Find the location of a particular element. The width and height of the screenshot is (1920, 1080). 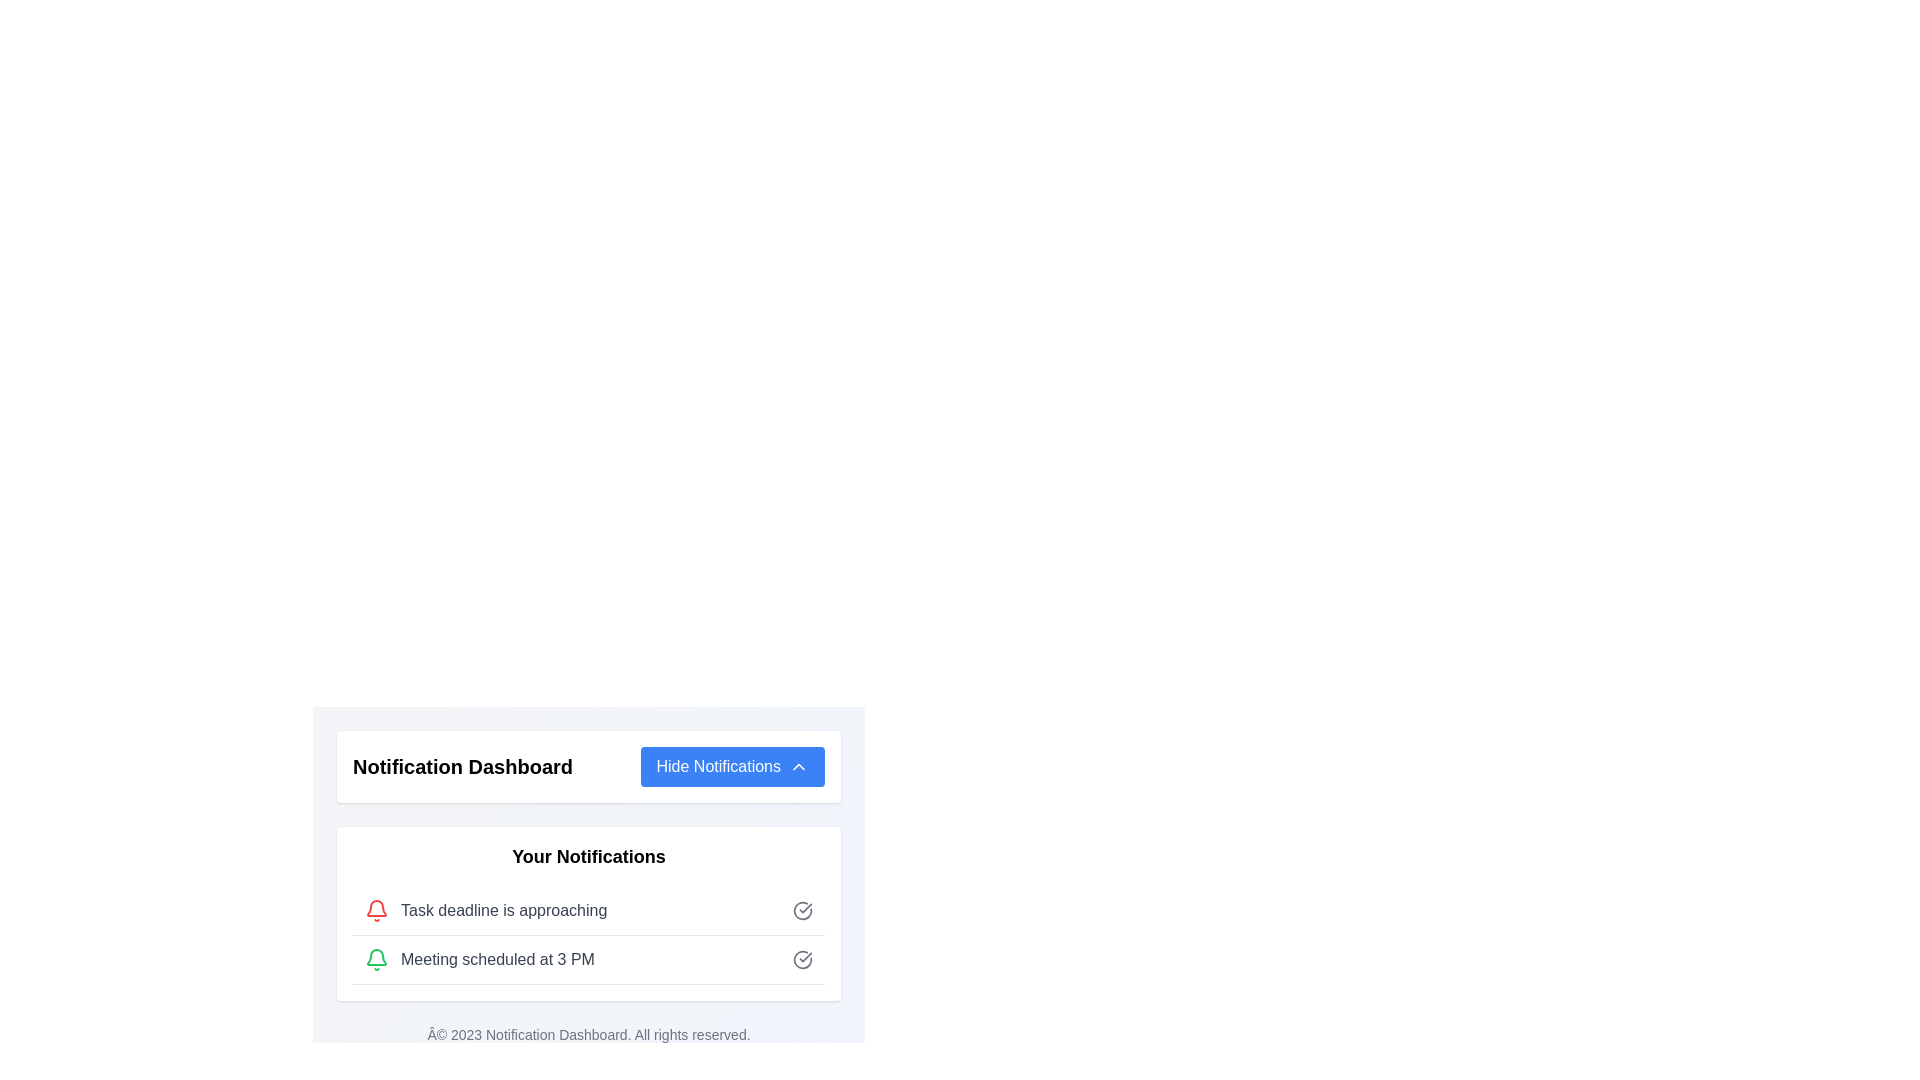

the action icon button located on the far right side of the notification item that includes the text 'Task deadline is approaching' is located at coordinates (802, 910).